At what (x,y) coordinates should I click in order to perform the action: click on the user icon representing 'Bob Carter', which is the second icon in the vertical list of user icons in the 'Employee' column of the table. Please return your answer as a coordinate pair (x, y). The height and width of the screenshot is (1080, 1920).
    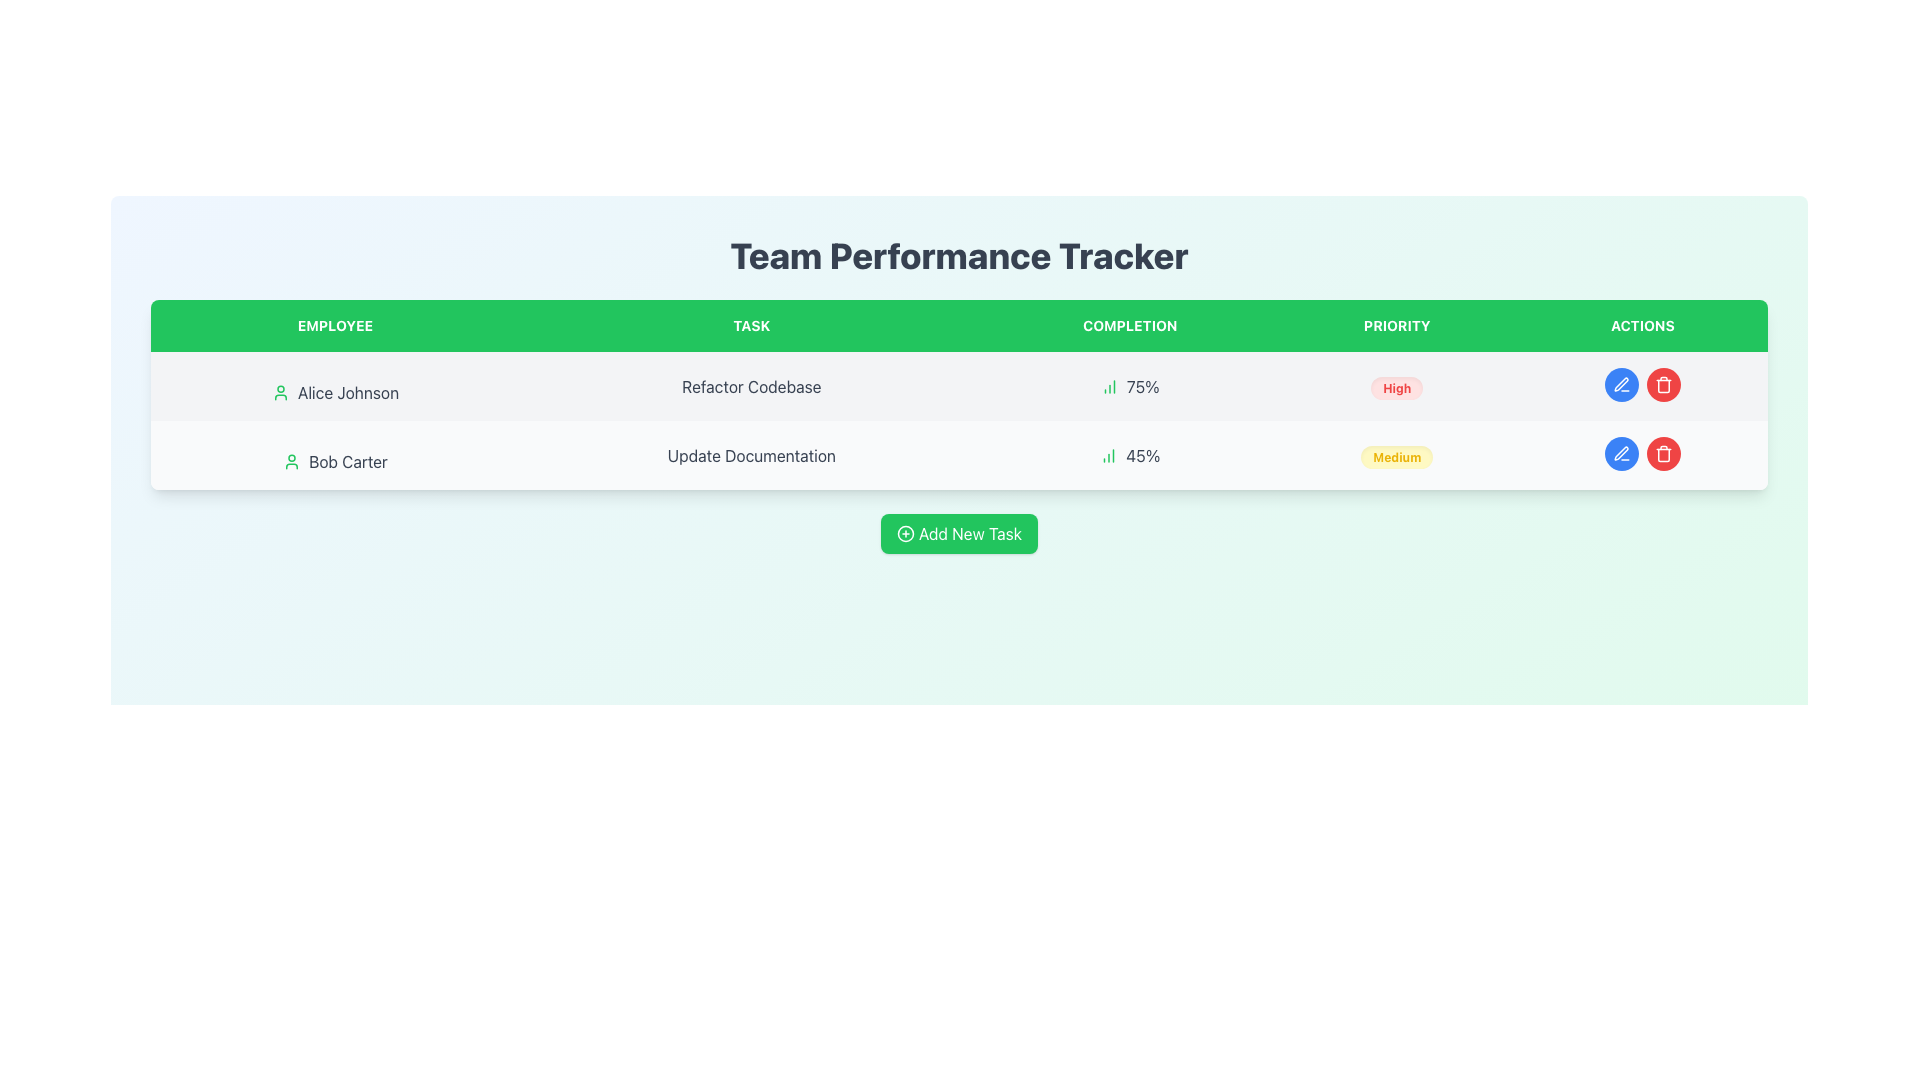
    Looking at the image, I should click on (291, 462).